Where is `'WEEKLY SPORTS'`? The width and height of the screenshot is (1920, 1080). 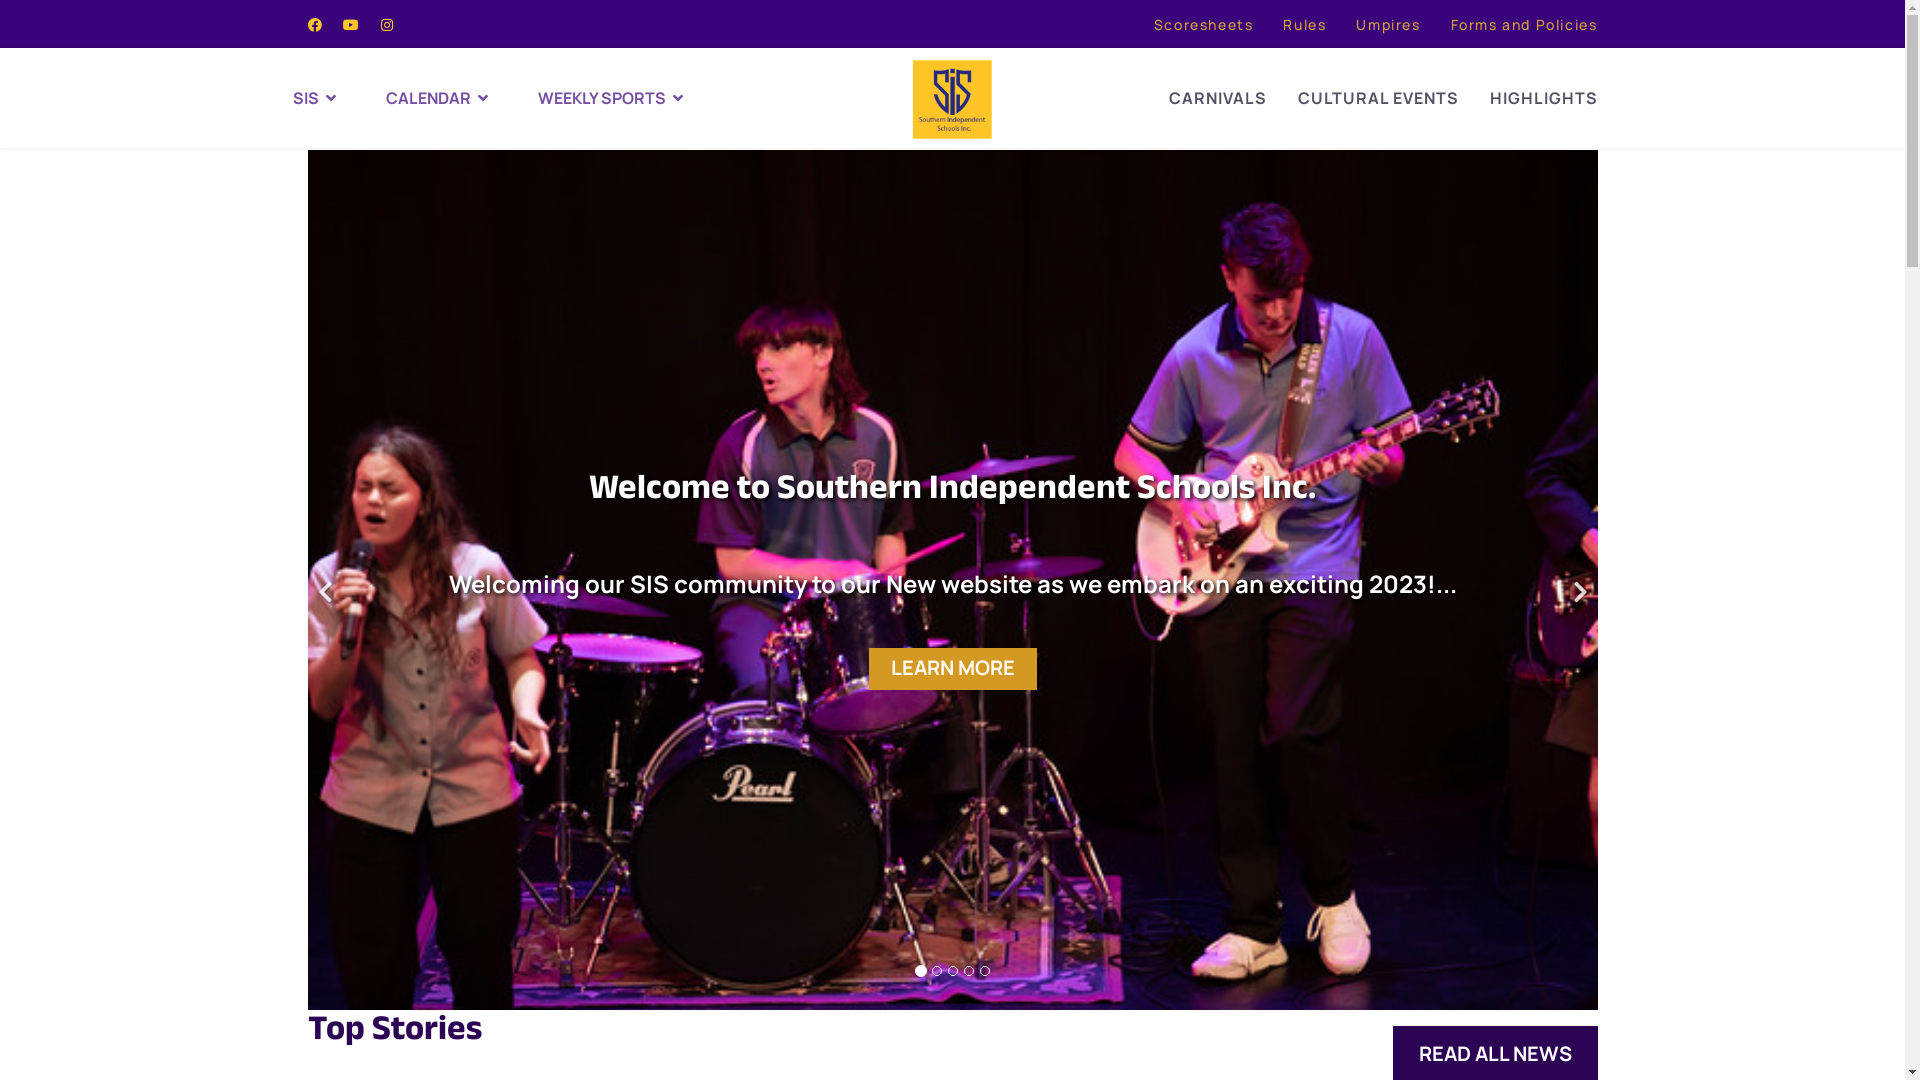
'WEEKLY SPORTS' is located at coordinates (619, 97).